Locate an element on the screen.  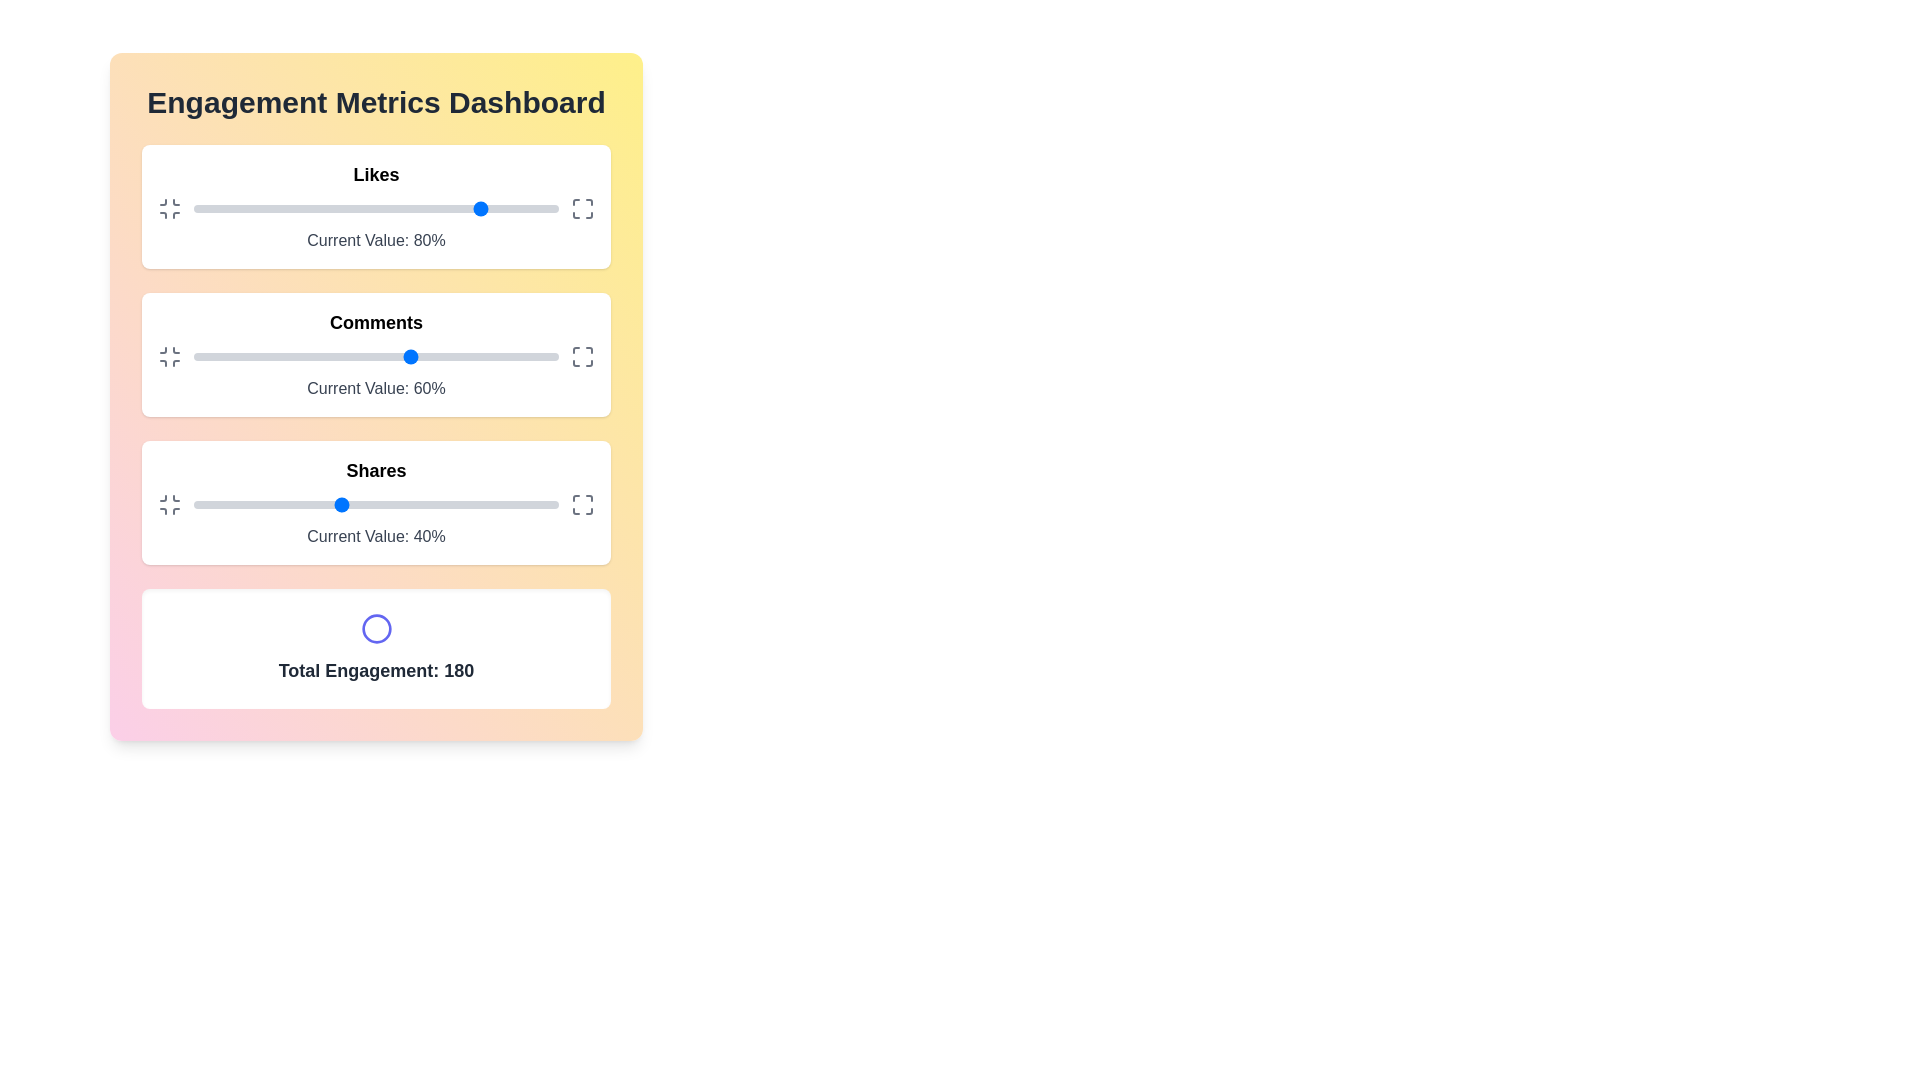
the maximize icon button located in the top right corner of the 'Likes' box is located at coordinates (581, 208).